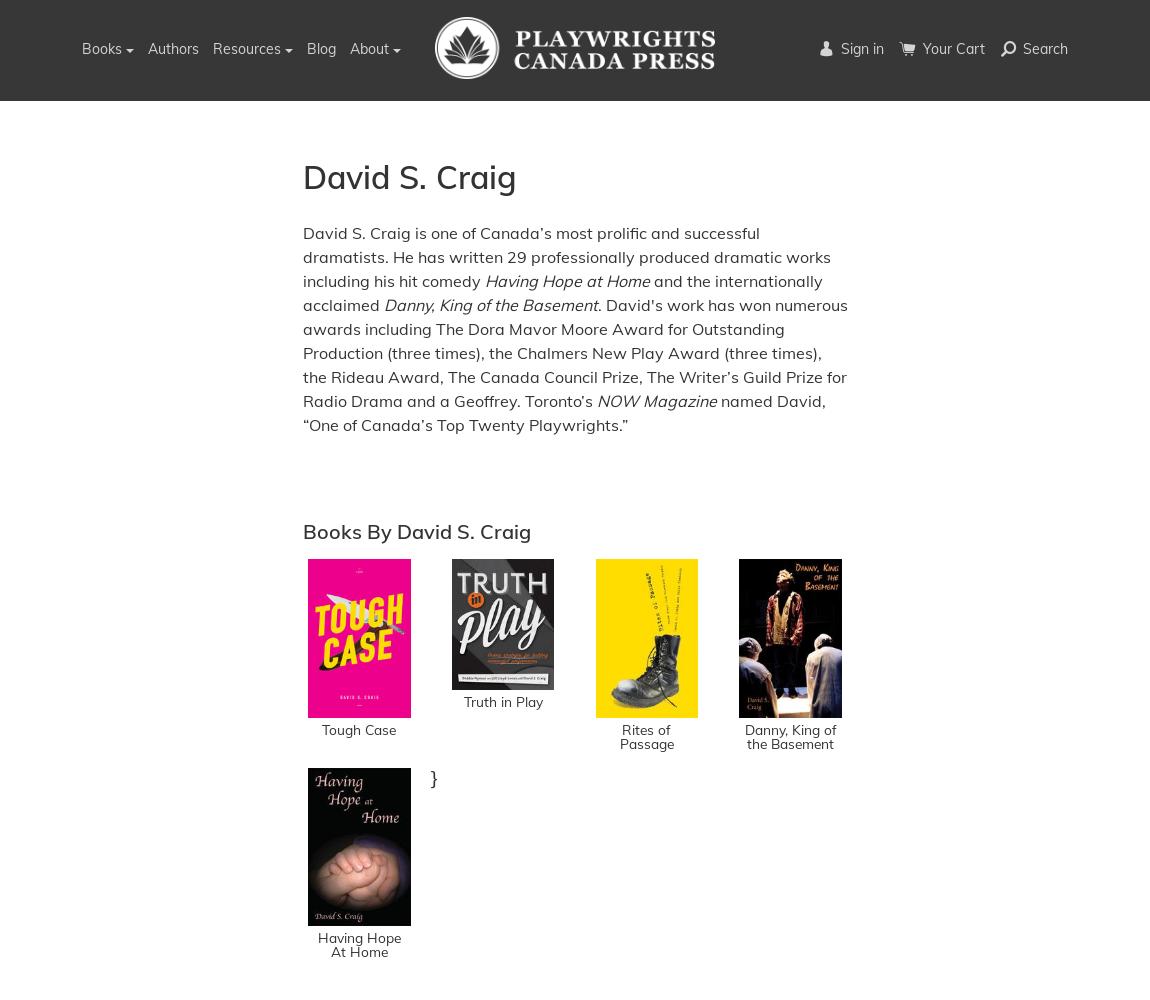 The height and width of the screenshot is (1000, 1150). What do you see at coordinates (484, 280) in the screenshot?
I see `'Having Hope at Home'` at bounding box center [484, 280].